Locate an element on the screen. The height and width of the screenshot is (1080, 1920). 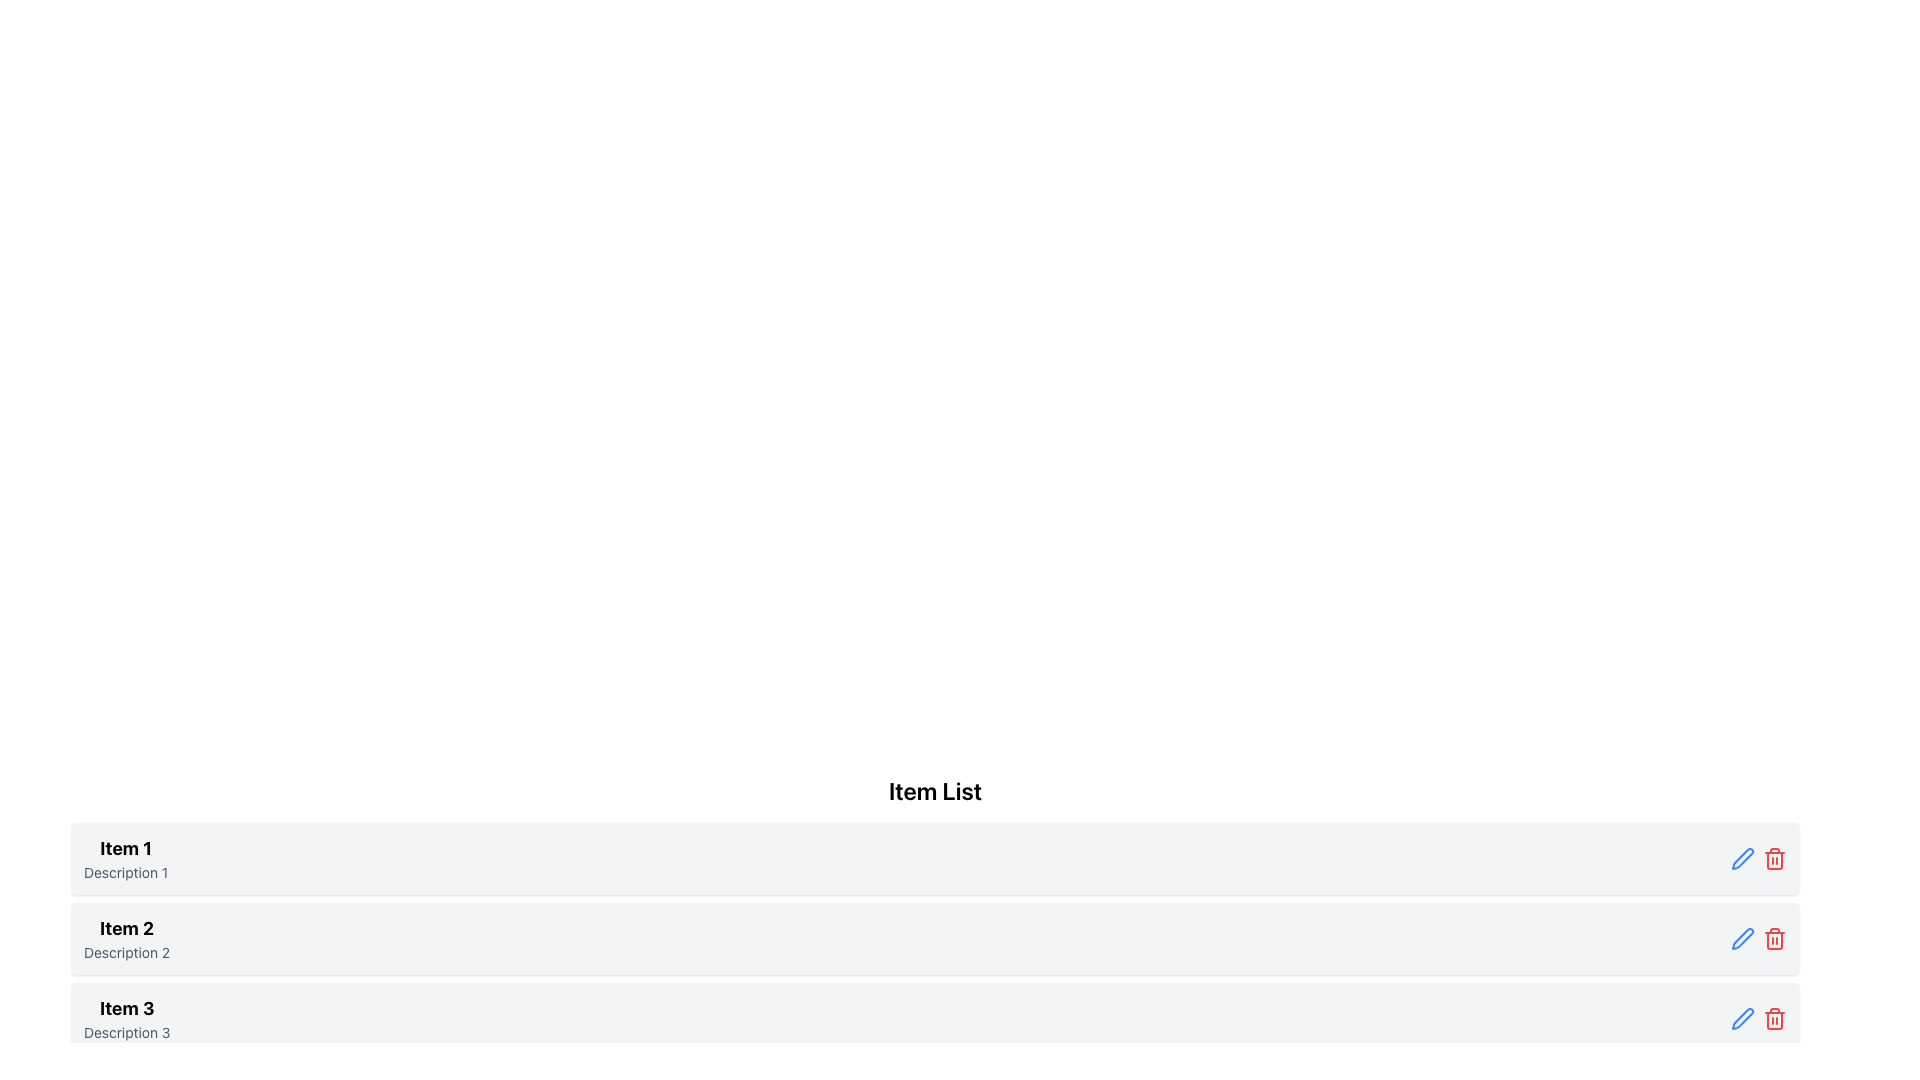
the text label 'Item 2', which is bold and located in the second row of a vertically aligned list, positioned above 'Description 2' and below 'Item 1' is located at coordinates (126, 929).